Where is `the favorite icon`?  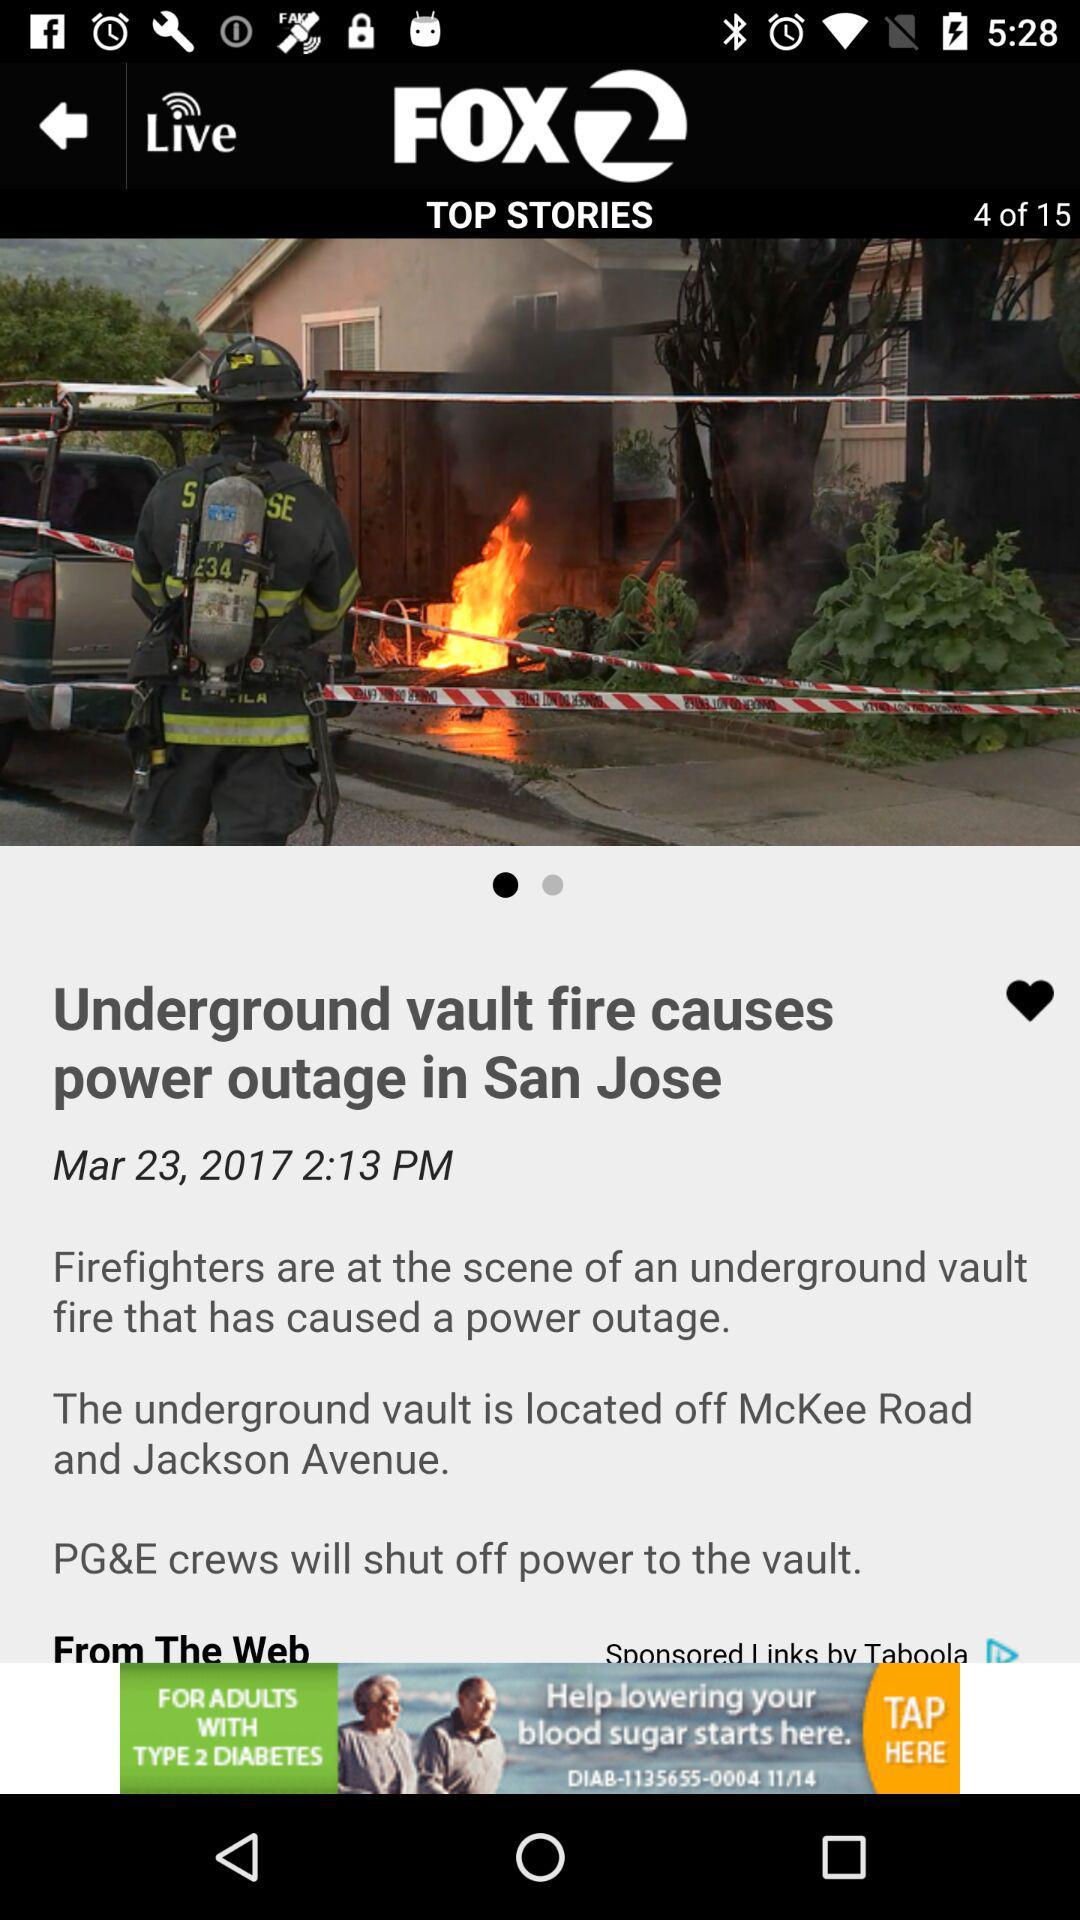
the favorite icon is located at coordinates (1017, 1000).